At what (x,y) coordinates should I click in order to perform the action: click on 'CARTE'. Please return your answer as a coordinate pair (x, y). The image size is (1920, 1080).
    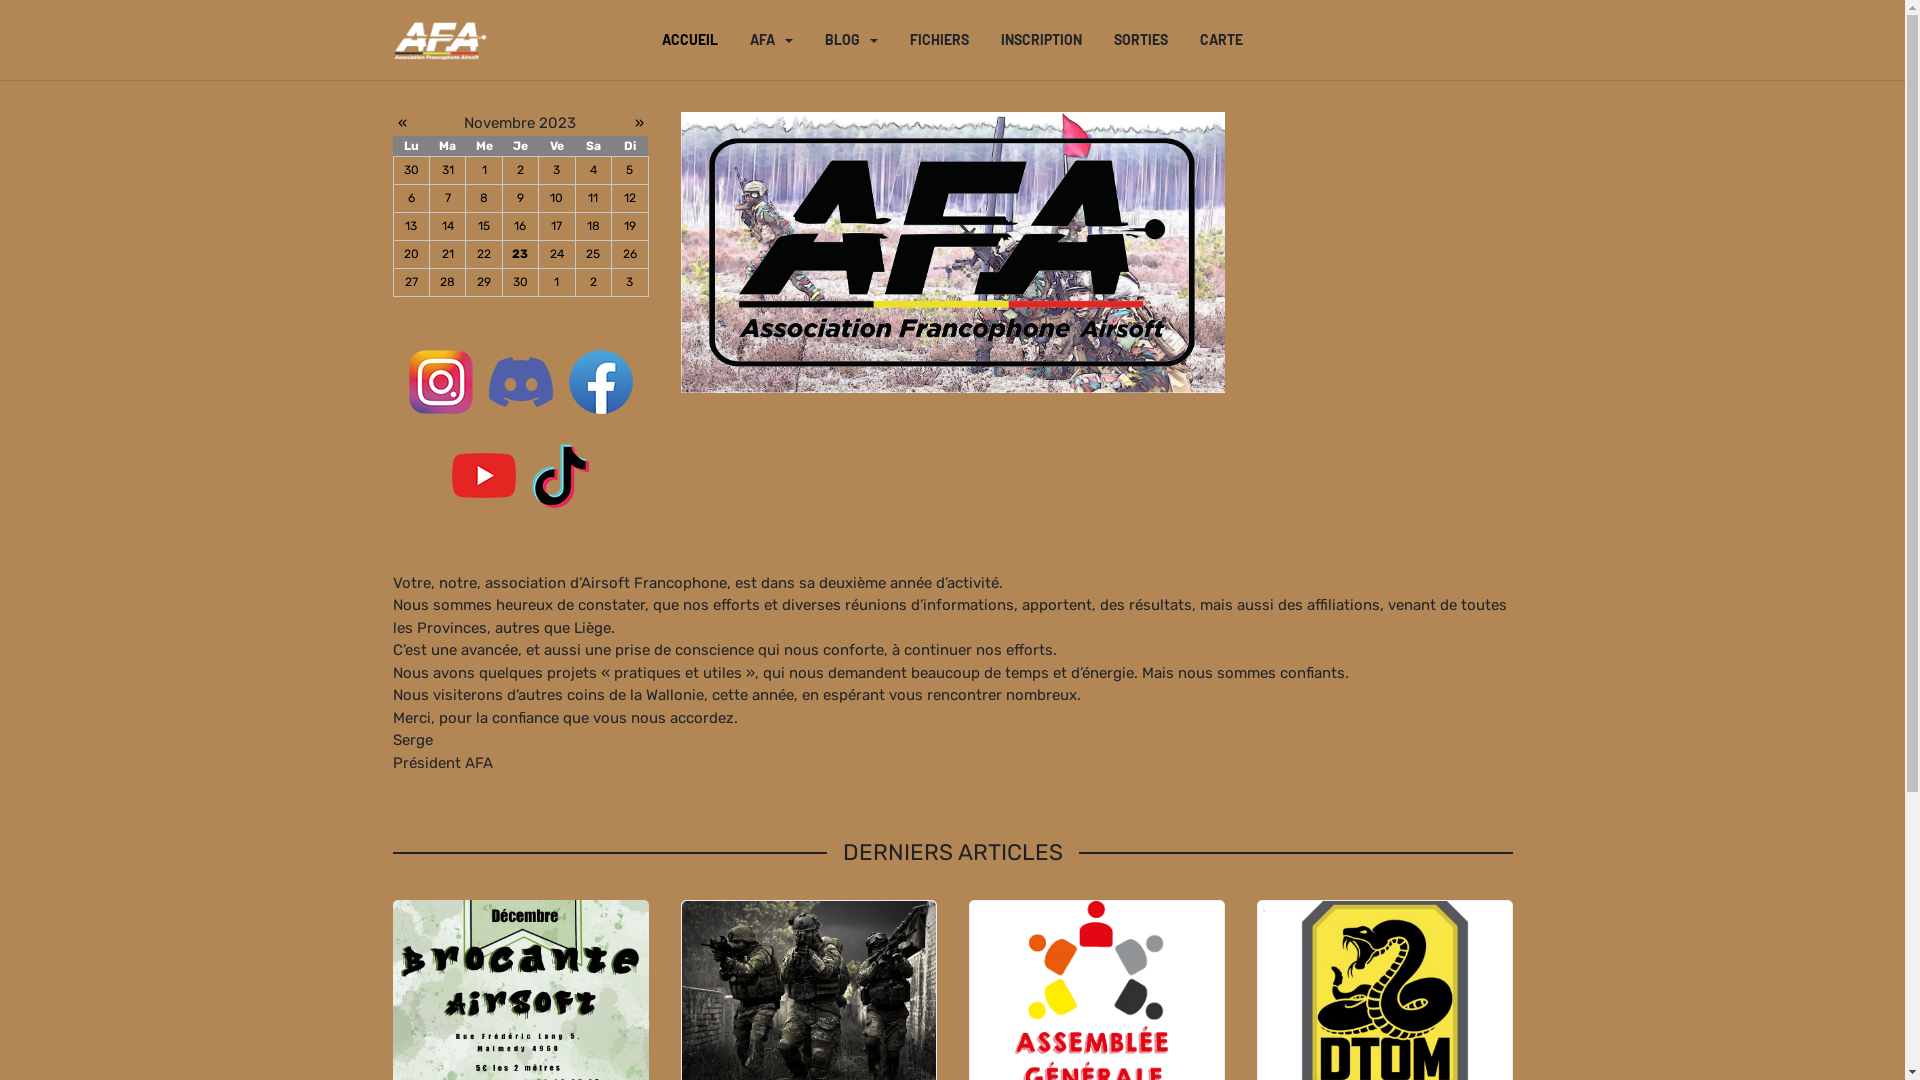
    Looking at the image, I should click on (1220, 39).